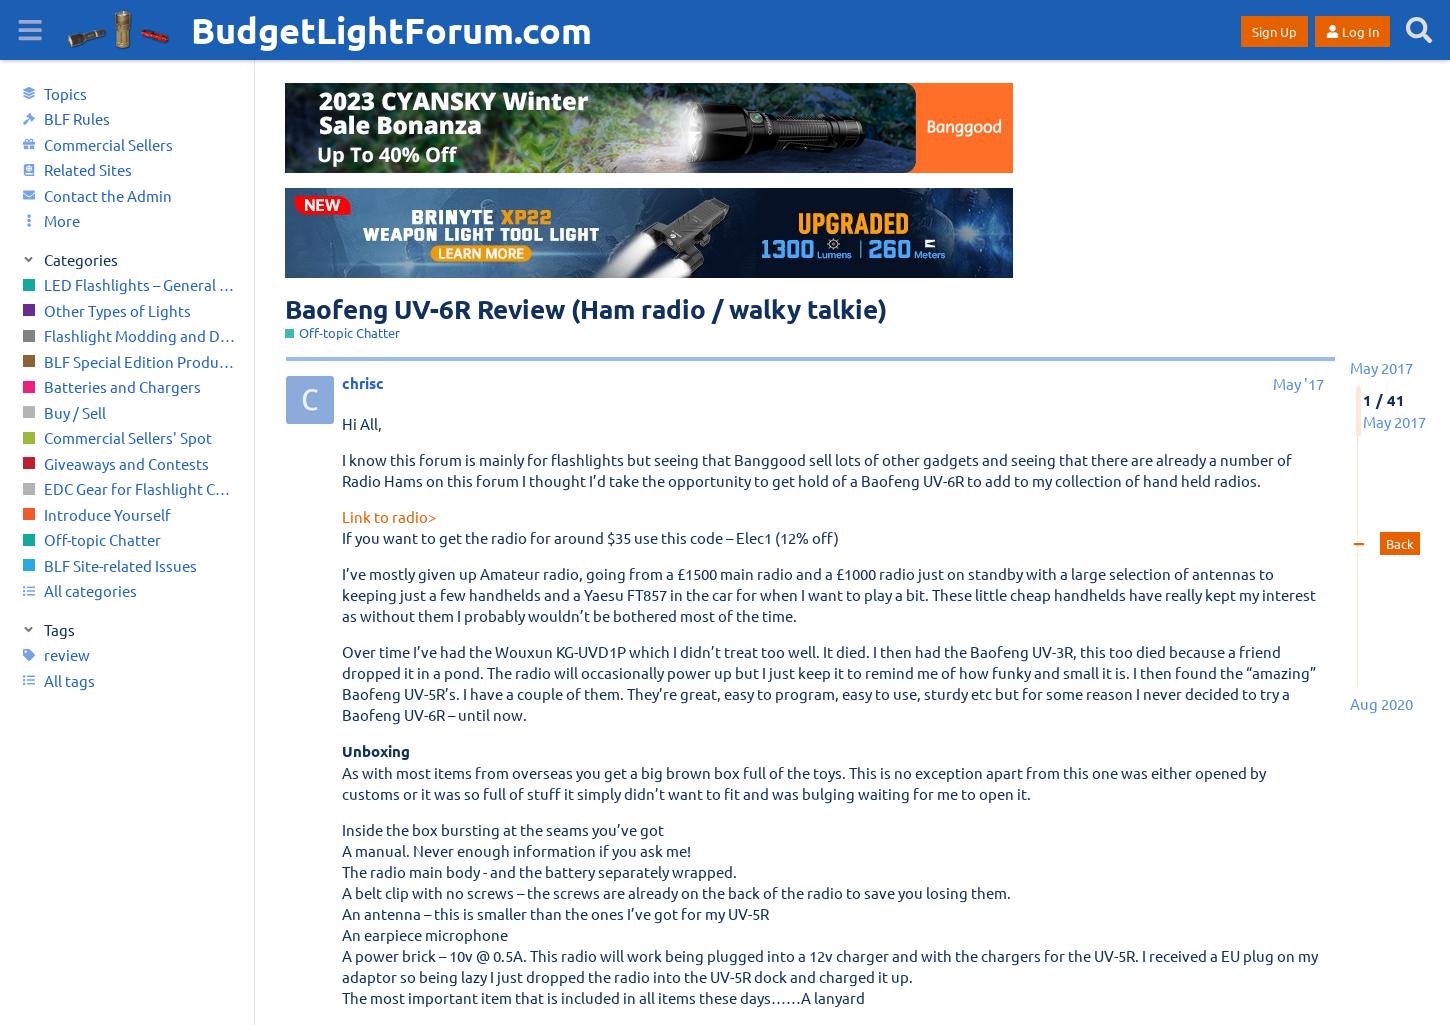 This screenshot has height=1025, width=1450. What do you see at coordinates (816, 469) in the screenshot?
I see `'I know this forum is mainly for flashlights but seeing that Banggood sell lots of other gadgets and seeing that there are already a number of Radio Hams on this forum I thought I’d take the opportunity to get hold of a Baofeng UV-6R to add to my collection of hand held radios.'` at bounding box center [816, 469].